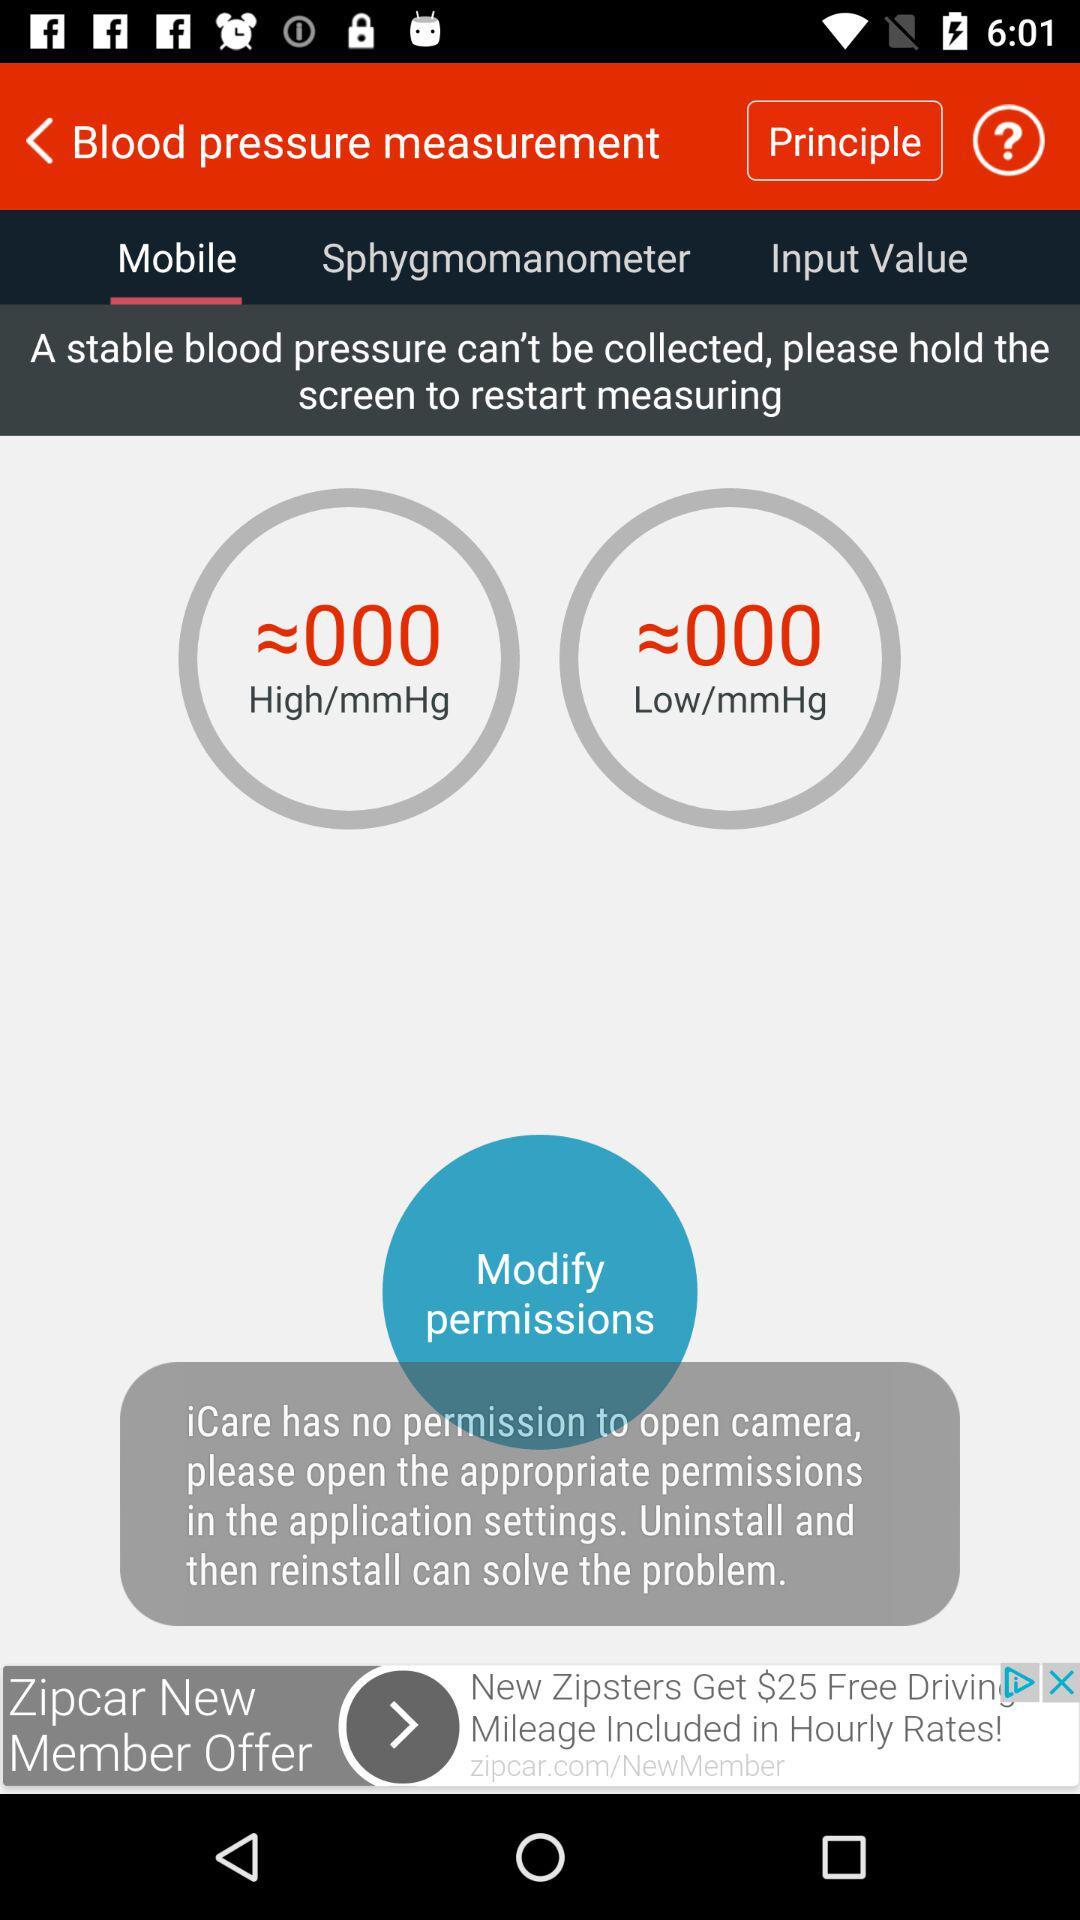 This screenshot has width=1080, height=1920. What do you see at coordinates (540, 1727) in the screenshot?
I see `click advertisement banner` at bounding box center [540, 1727].